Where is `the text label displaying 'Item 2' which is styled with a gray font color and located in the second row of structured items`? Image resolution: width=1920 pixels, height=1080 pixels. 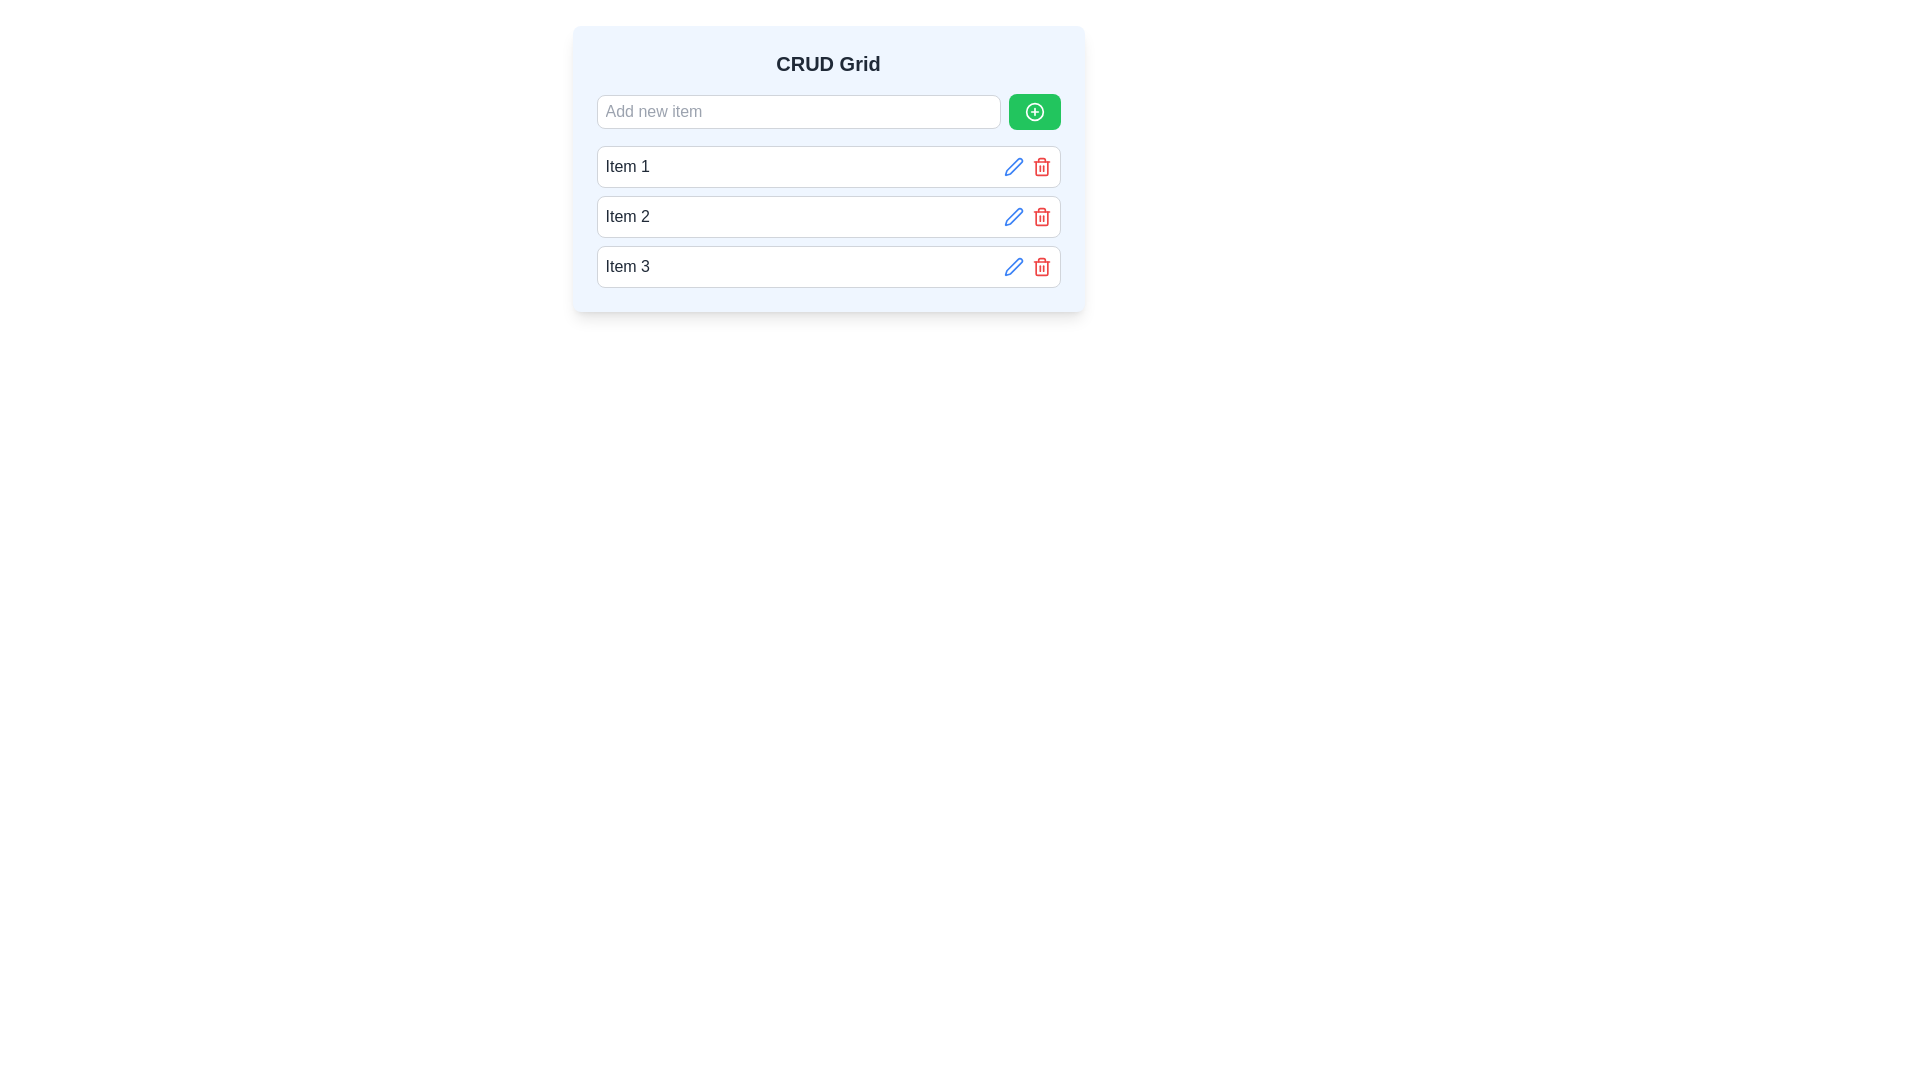 the text label displaying 'Item 2' which is styled with a gray font color and located in the second row of structured items is located at coordinates (626, 216).